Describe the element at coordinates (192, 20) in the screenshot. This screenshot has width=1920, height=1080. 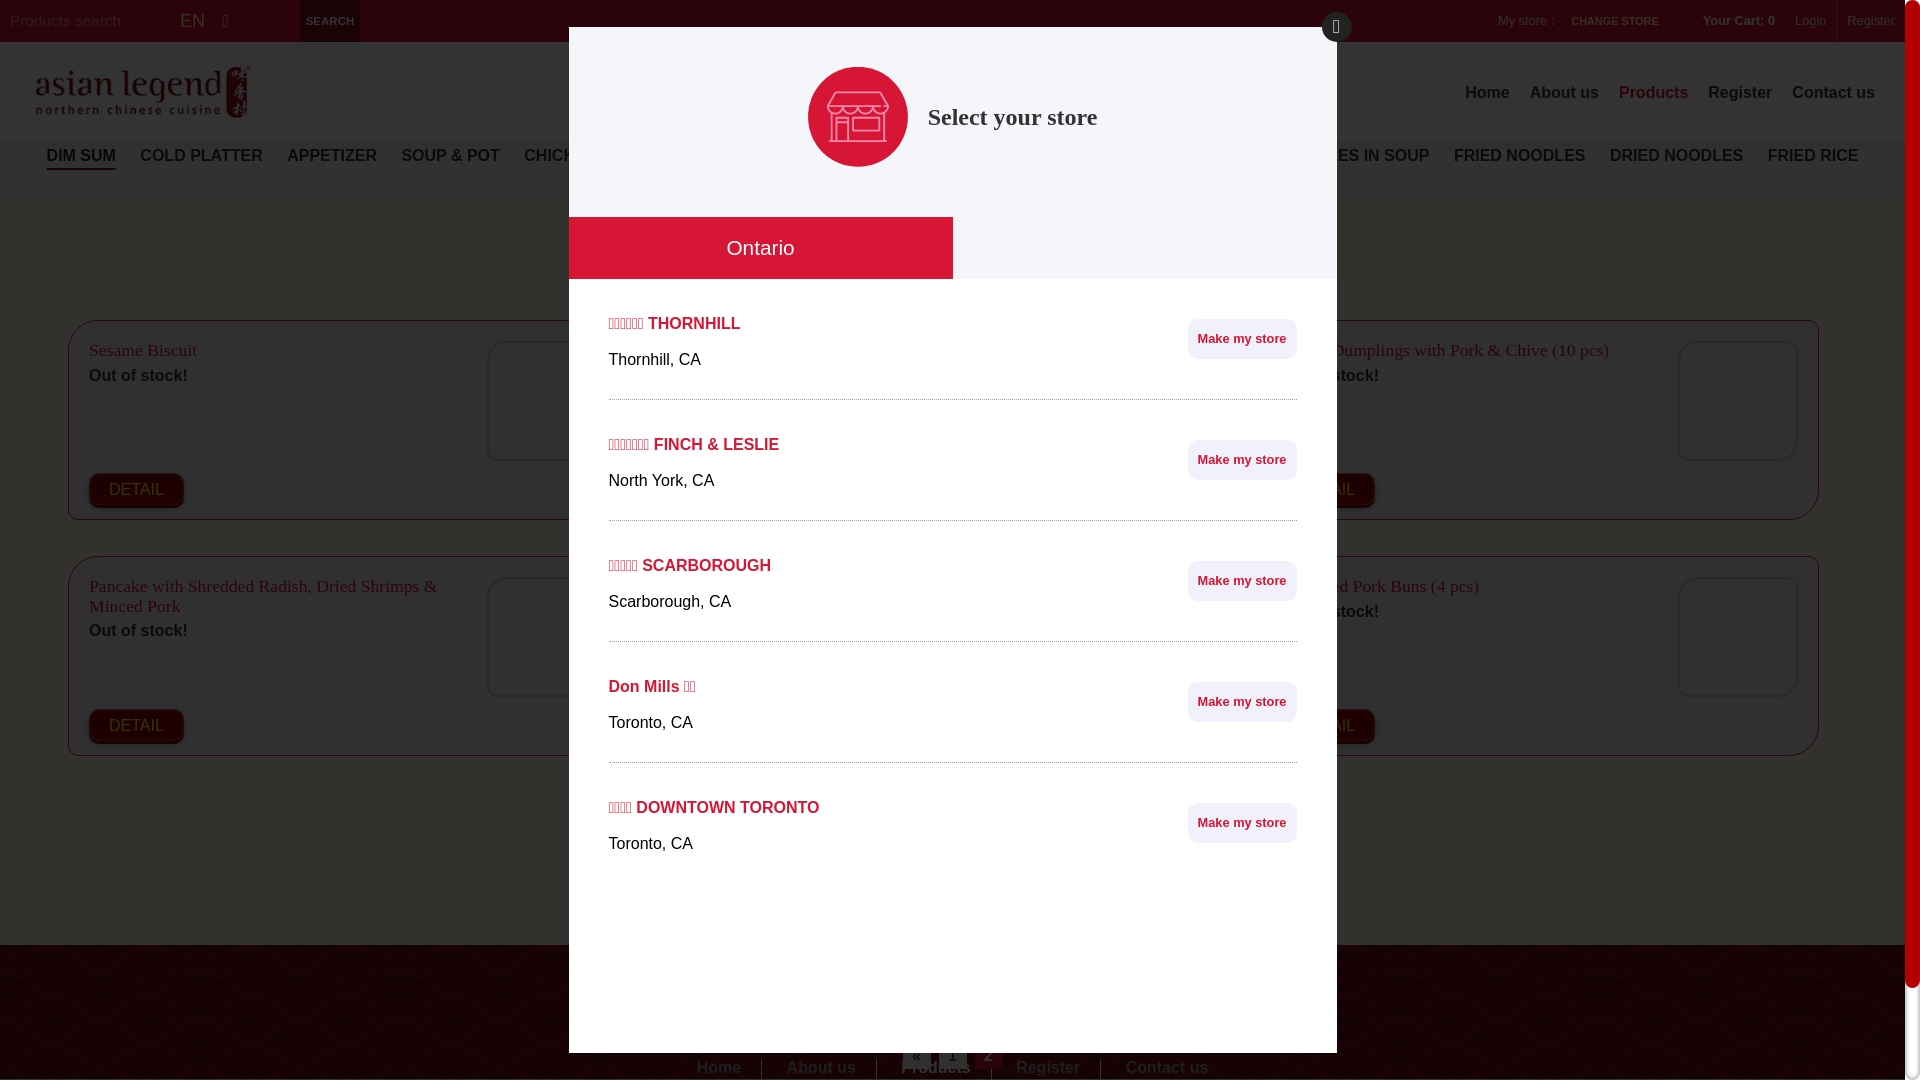
I see `'EN'` at that location.